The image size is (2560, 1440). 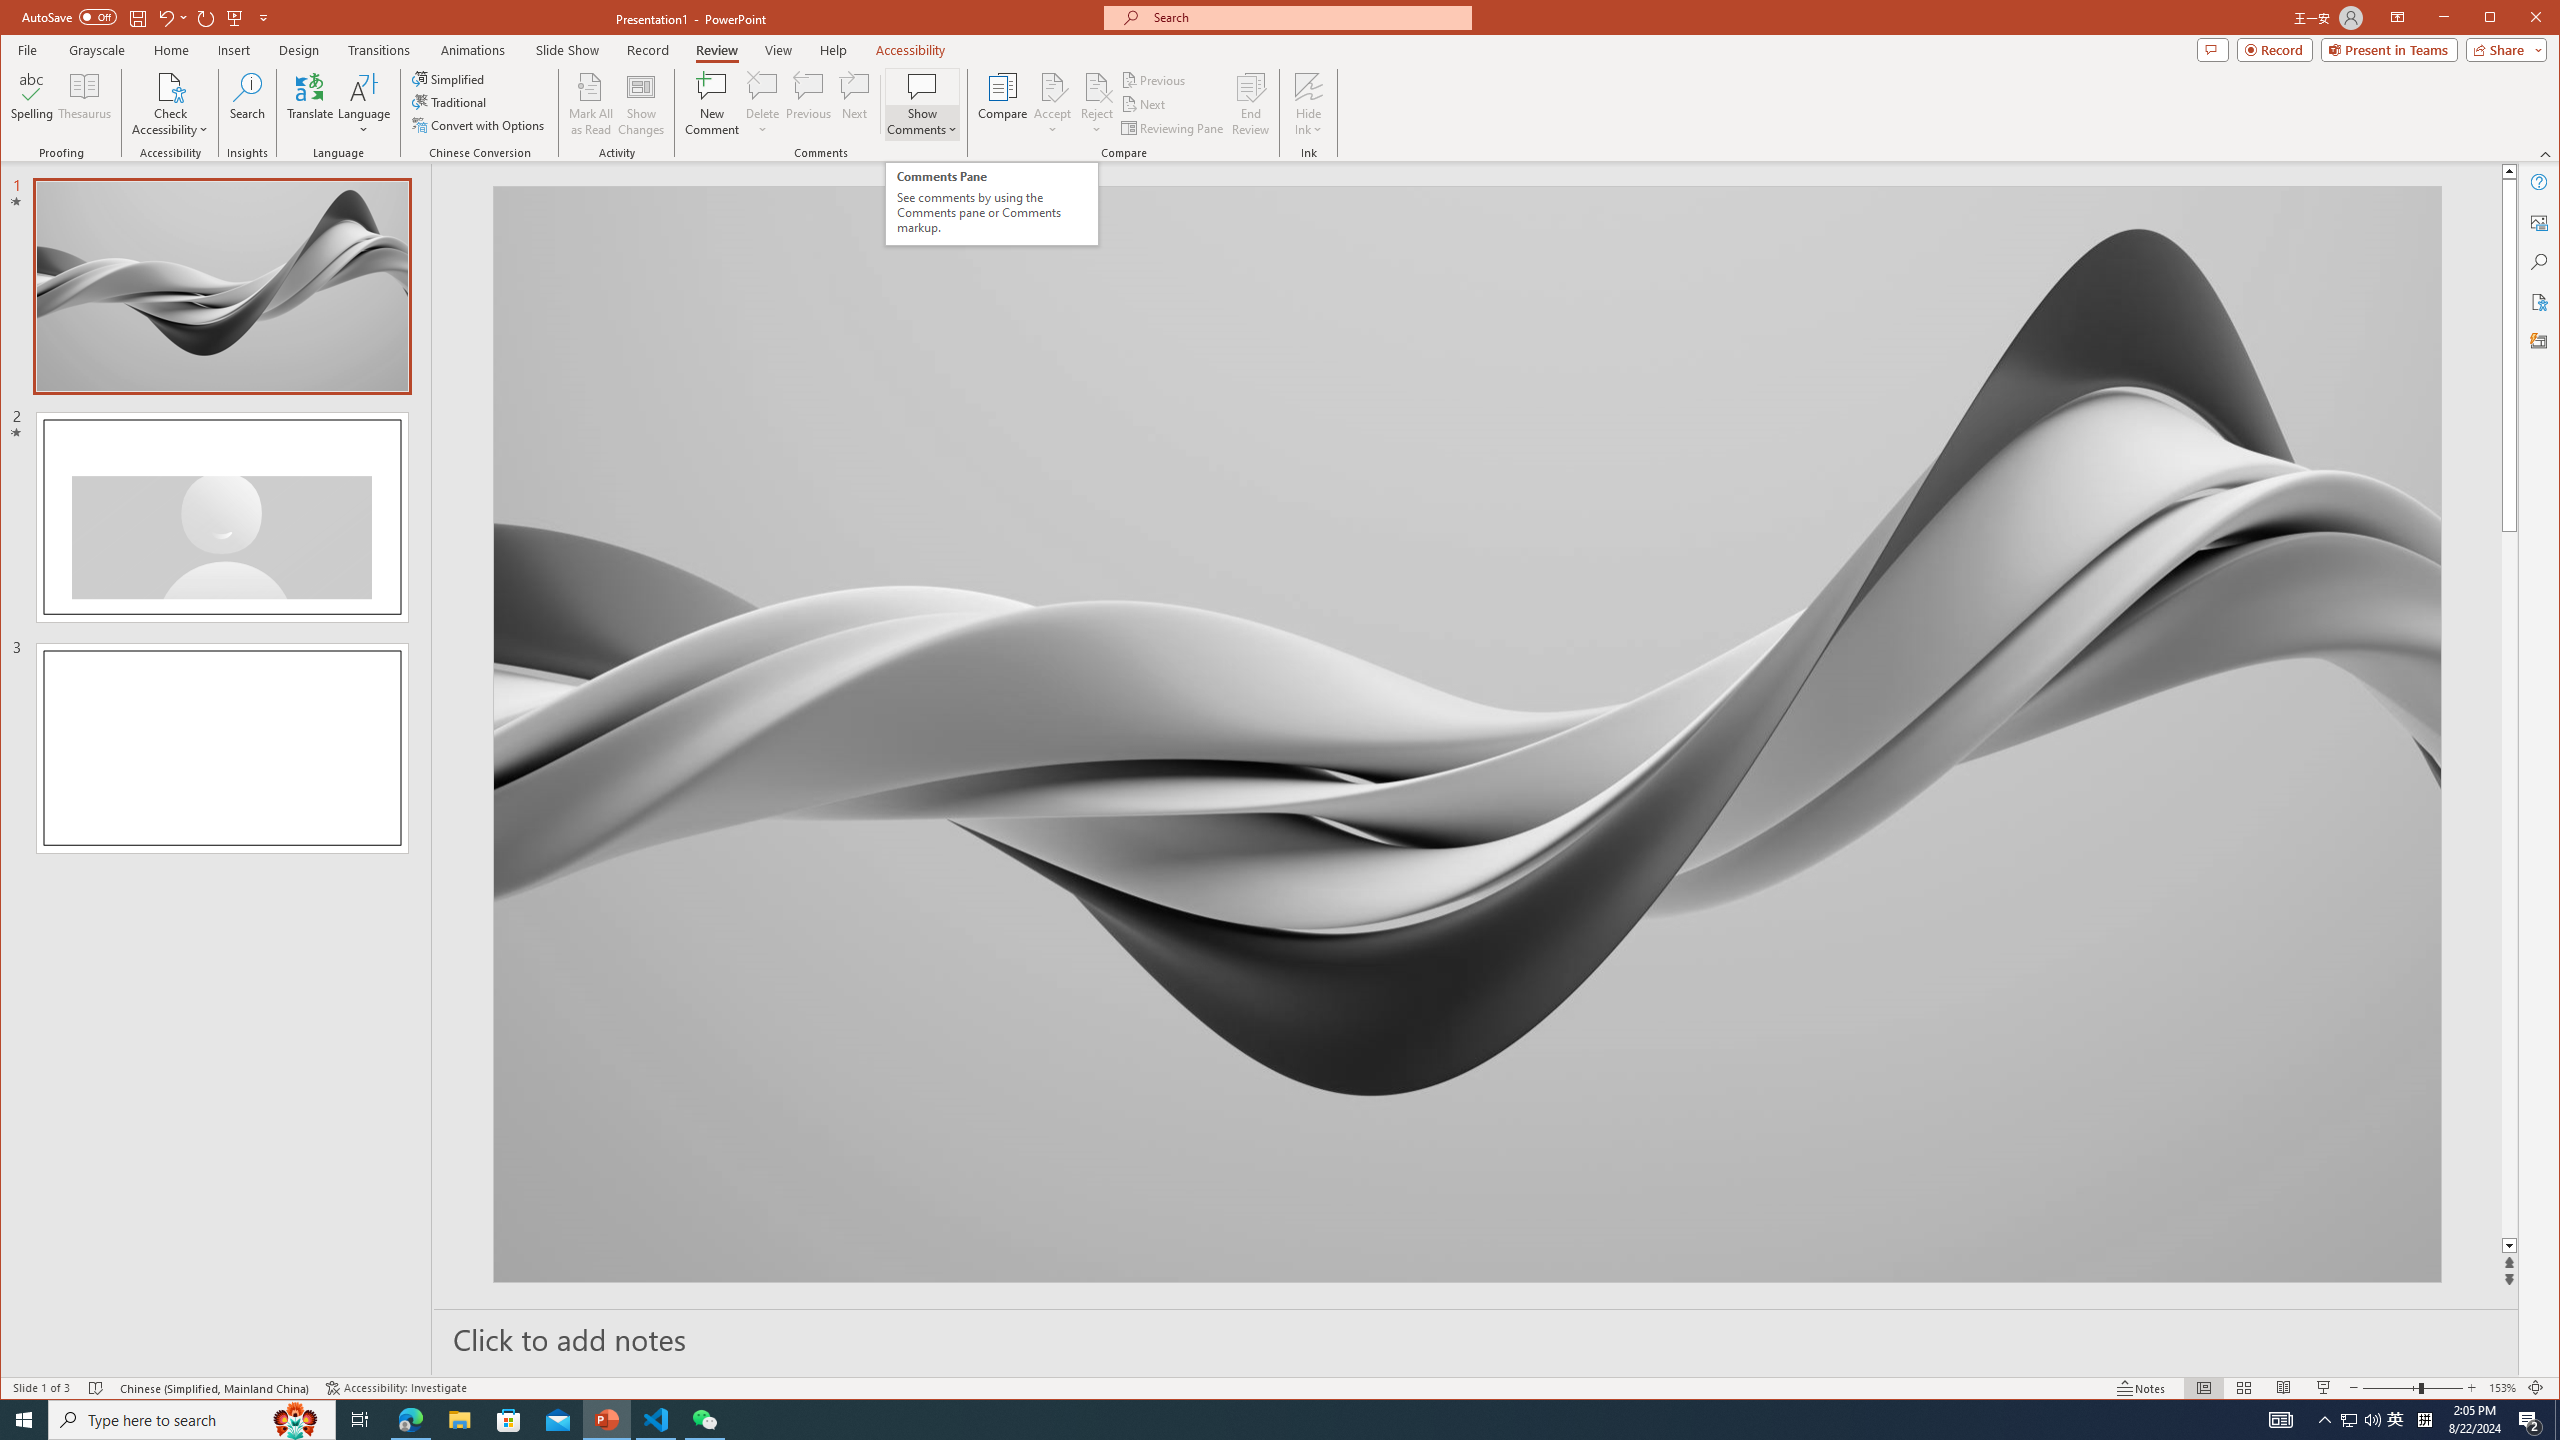 I want to click on 'Grayscale', so click(x=97, y=49).